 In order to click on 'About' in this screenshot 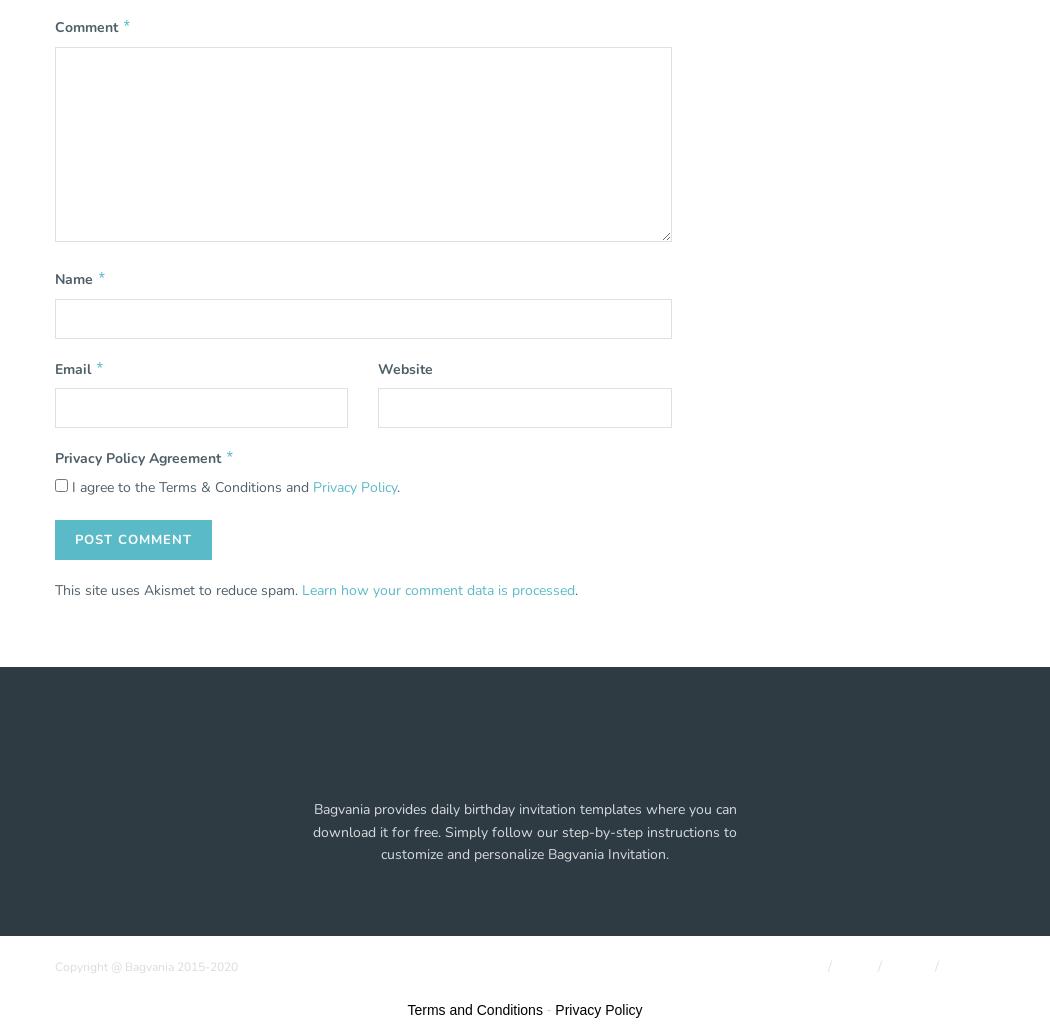, I will do `click(802, 966)`.